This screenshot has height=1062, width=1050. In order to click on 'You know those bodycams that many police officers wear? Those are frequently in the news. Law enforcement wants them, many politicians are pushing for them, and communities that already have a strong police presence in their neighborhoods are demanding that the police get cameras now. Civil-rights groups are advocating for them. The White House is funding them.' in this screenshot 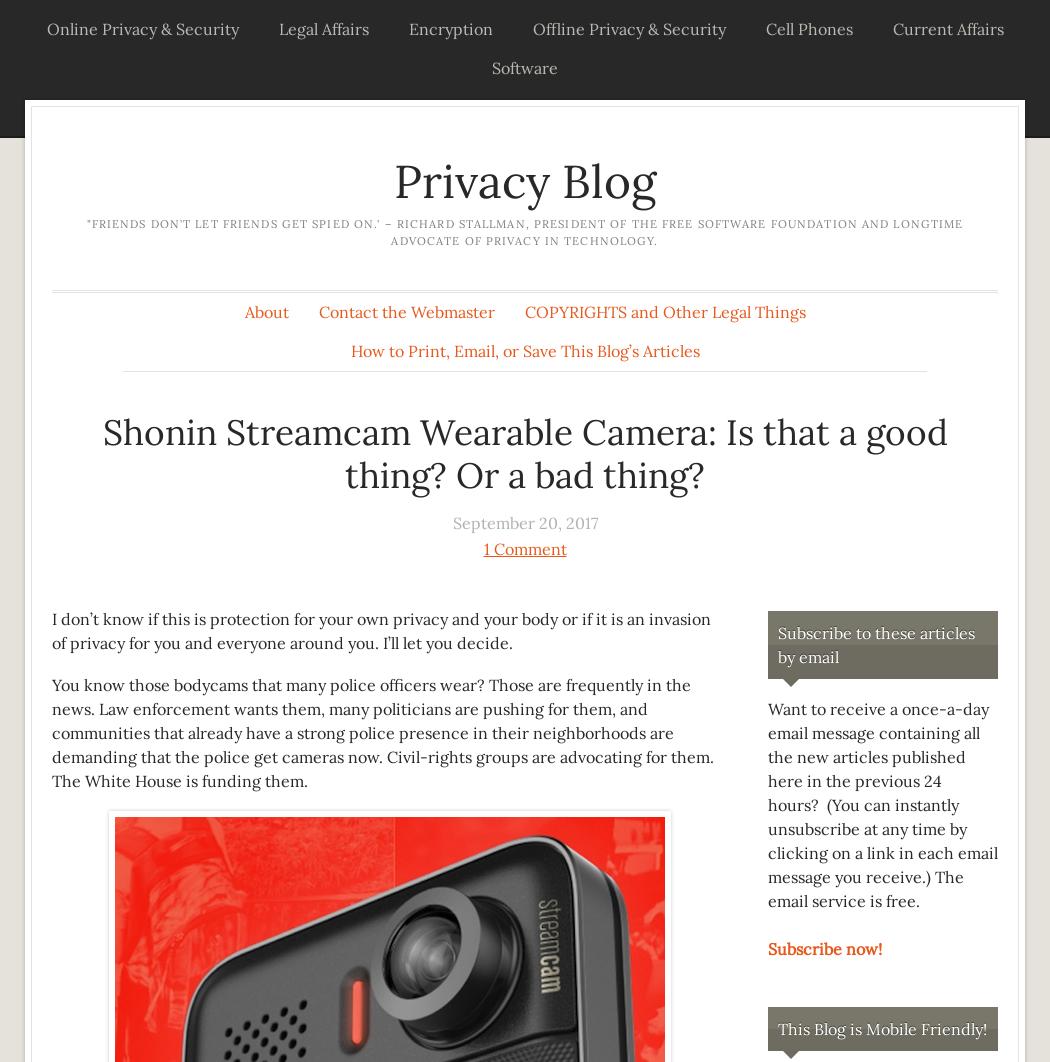, I will do `click(50, 732)`.